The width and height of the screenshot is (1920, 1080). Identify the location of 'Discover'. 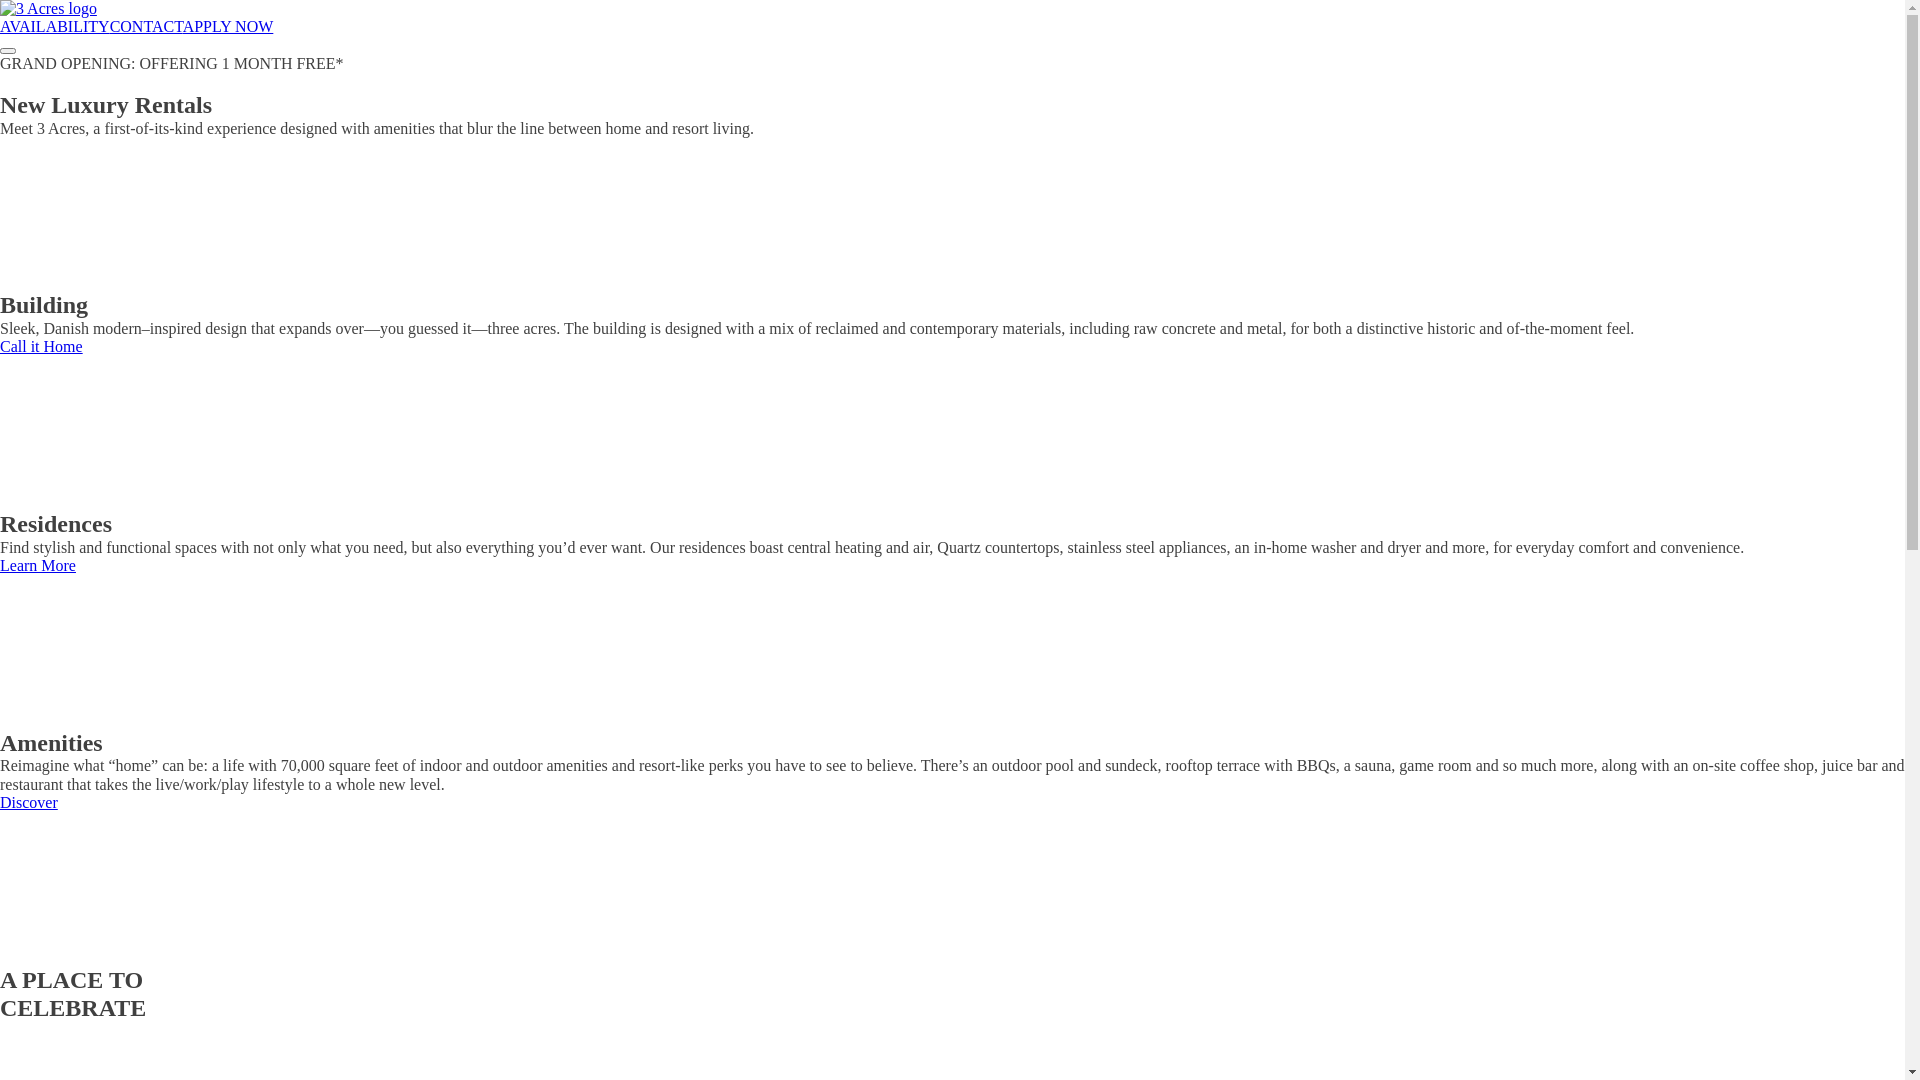
(28, 801).